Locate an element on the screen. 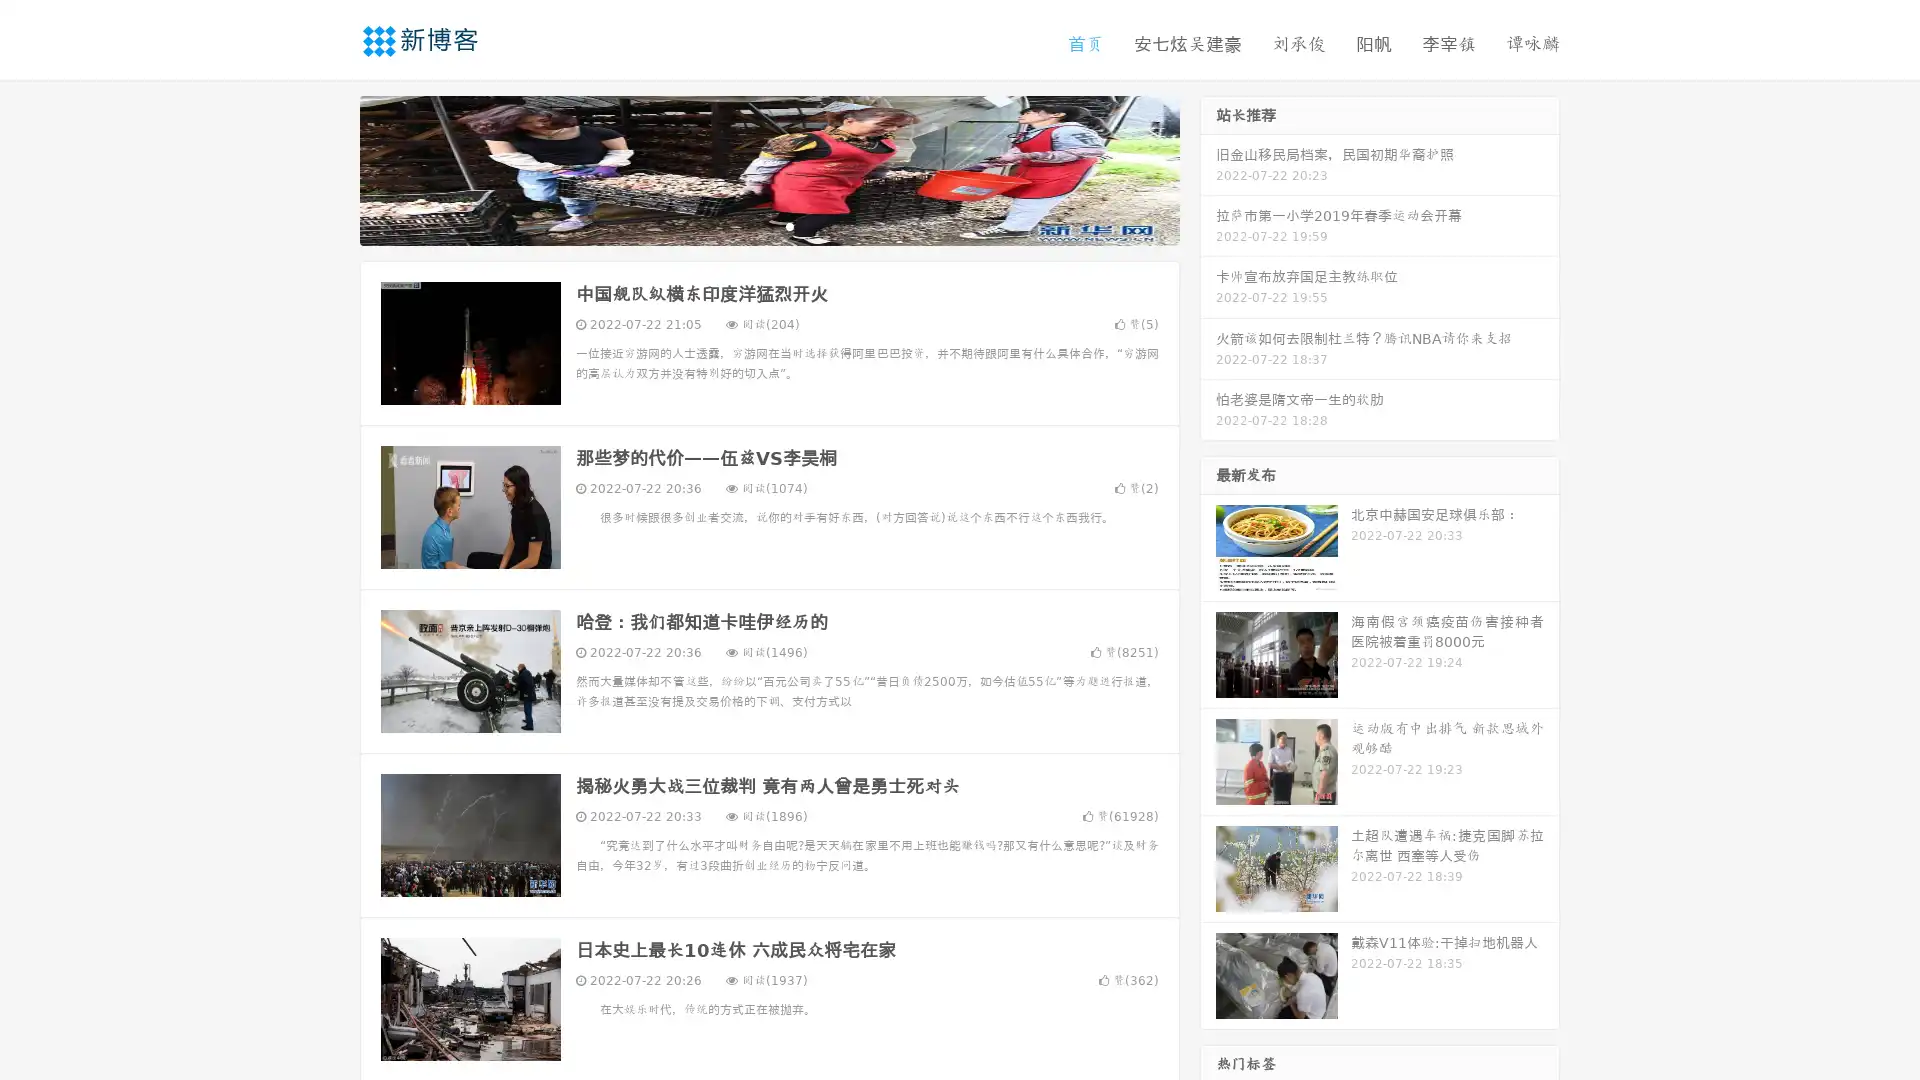 This screenshot has width=1920, height=1080. Previous slide is located at coordinates (330, 168).